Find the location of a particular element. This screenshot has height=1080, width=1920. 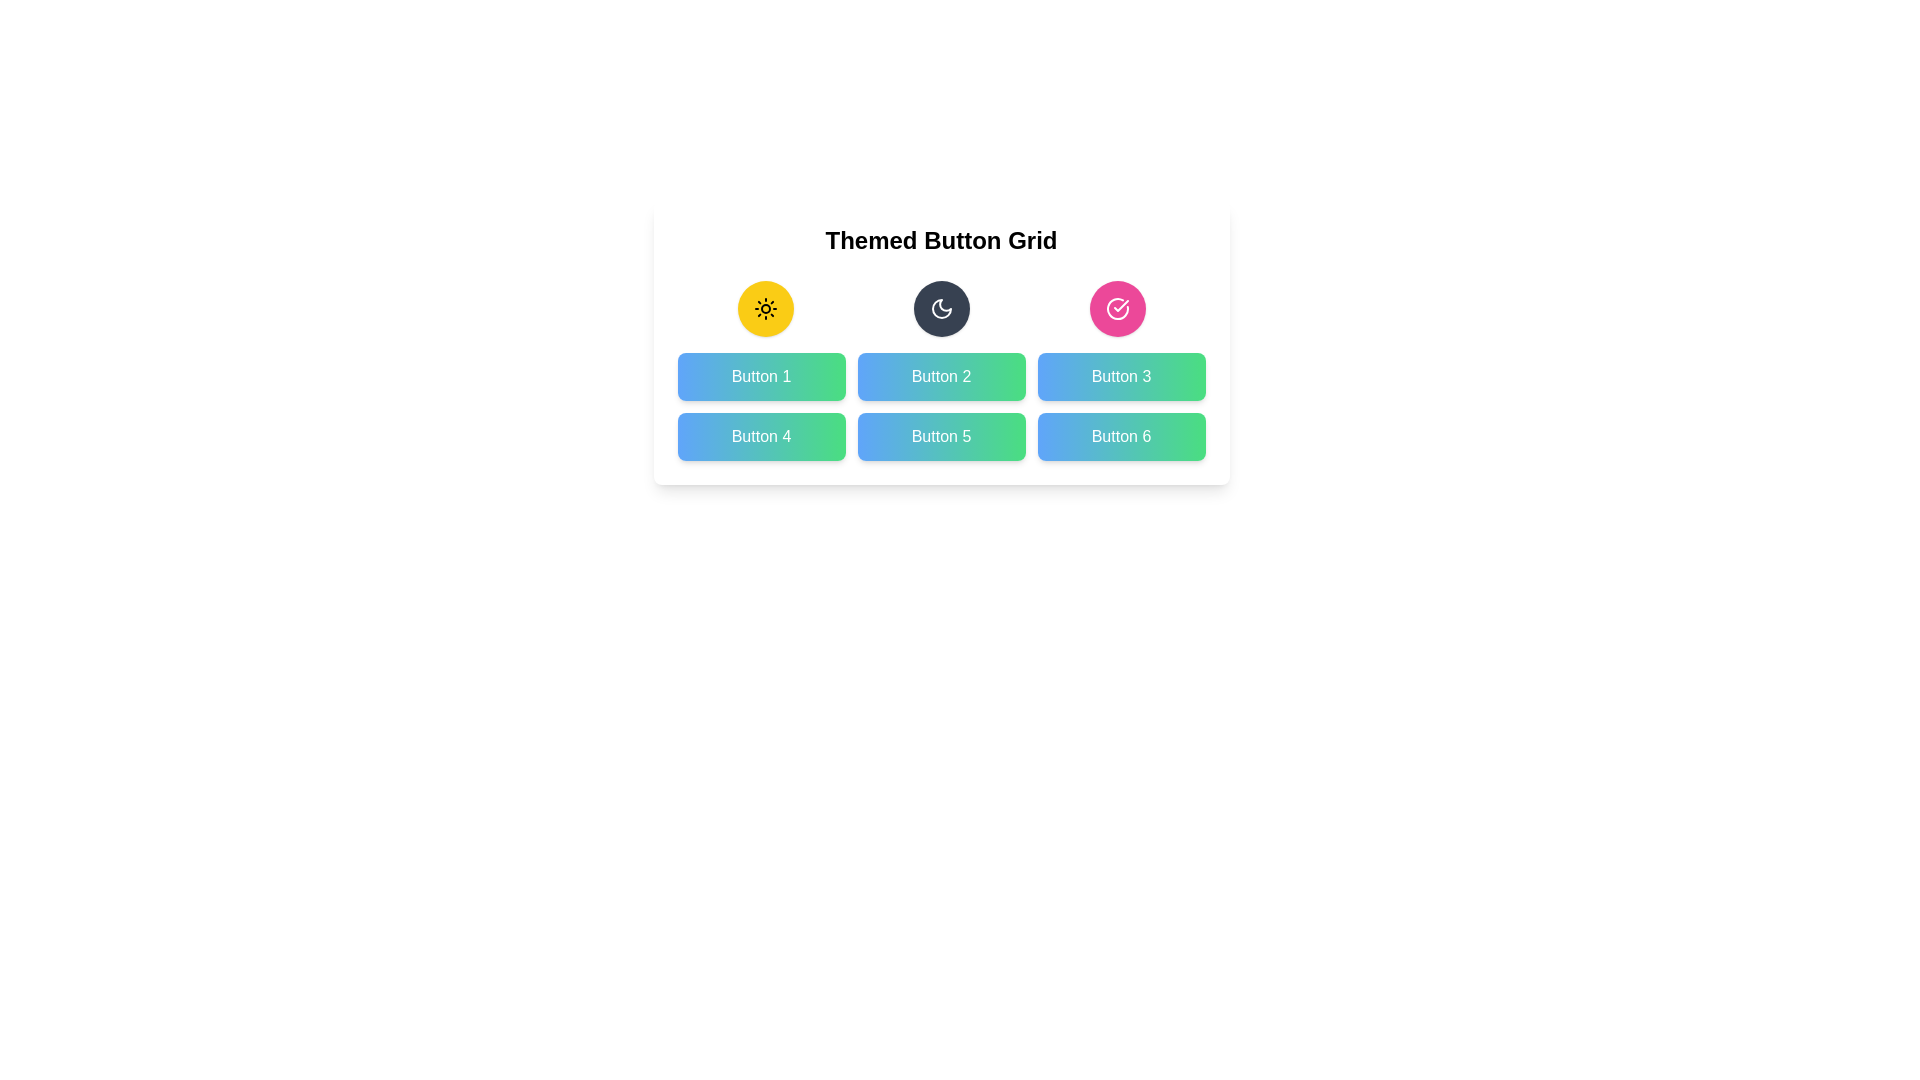

the rectangular button labeled 'Button 6' with a gradient background transitioning from blue to green, located in the bottom-right position of a 2x3 grid within the 'Themed Button Grid' is located at coordinates (1121, 435).